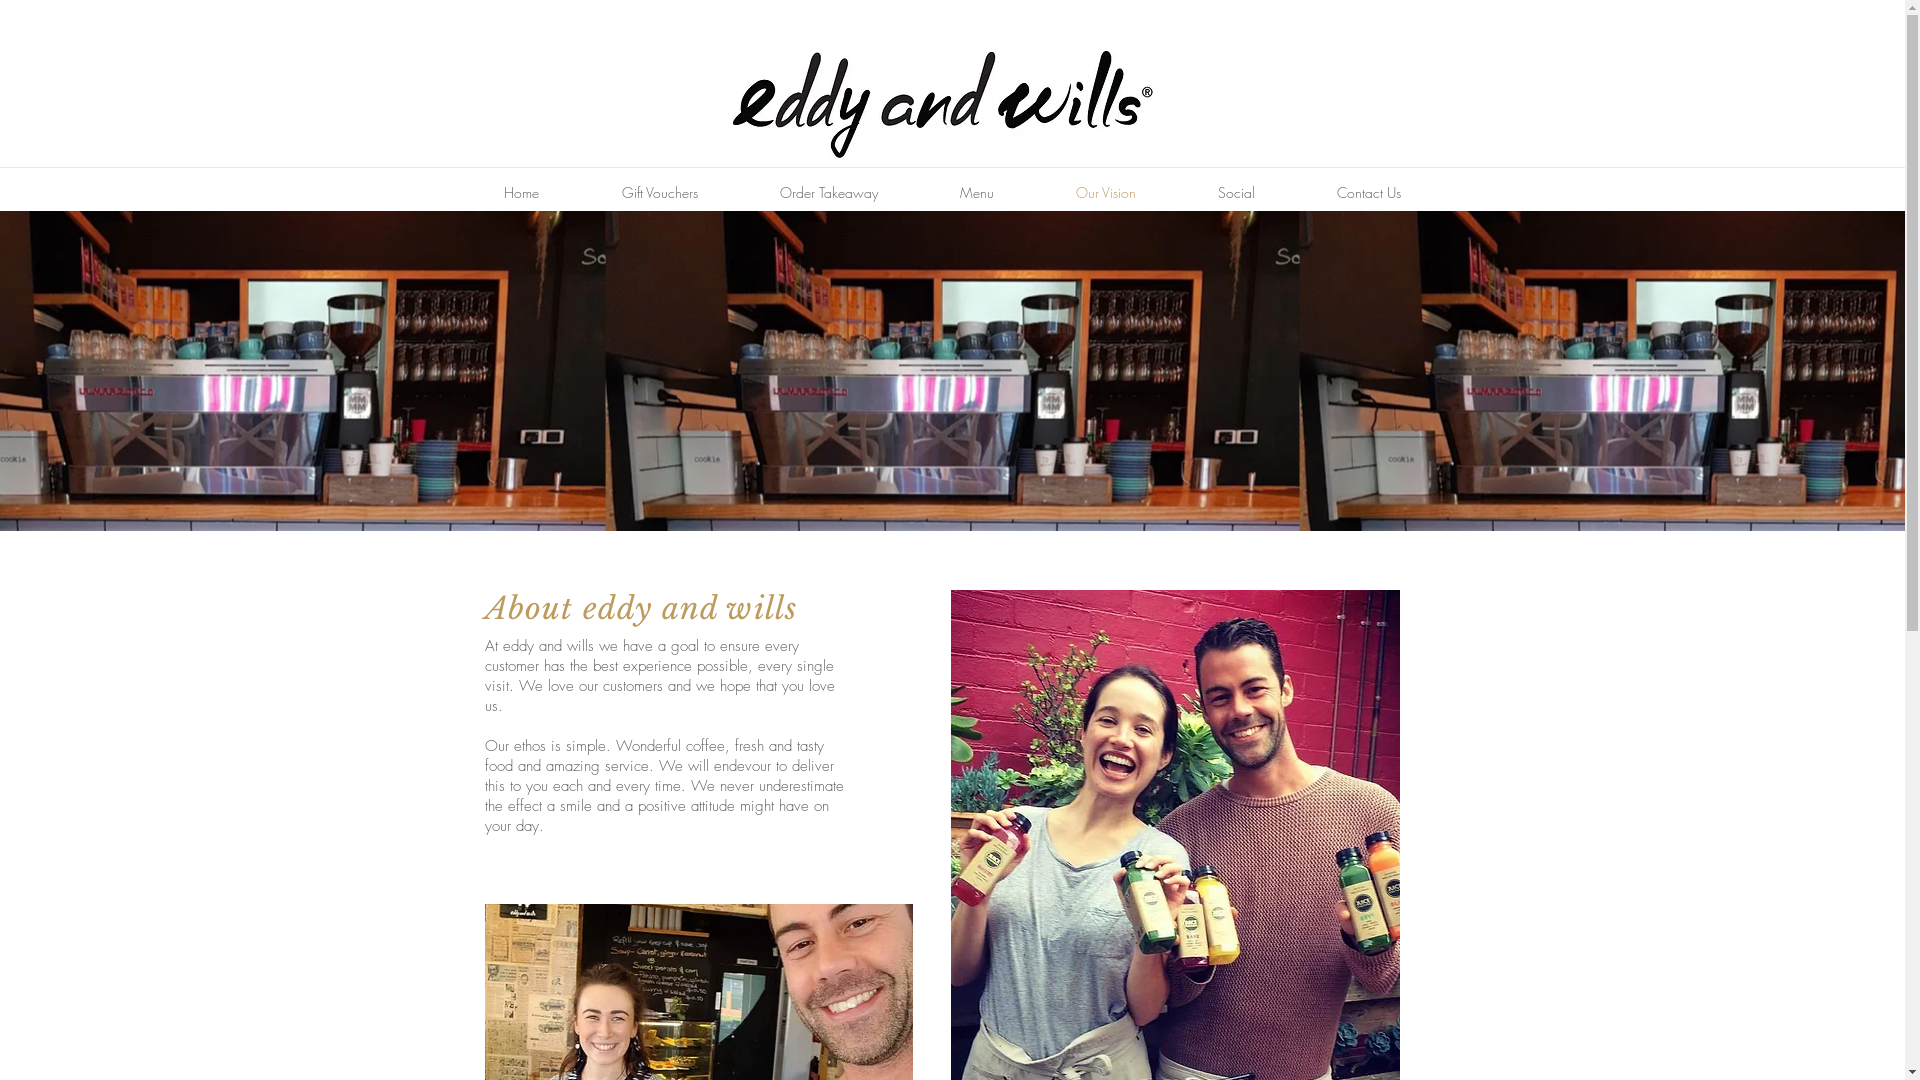 Image resolution: width=1920 pixels, height=1080 pixels. Describe the element at coordinates (460, 192) in the screenshot. I see `'Home'` at that location.